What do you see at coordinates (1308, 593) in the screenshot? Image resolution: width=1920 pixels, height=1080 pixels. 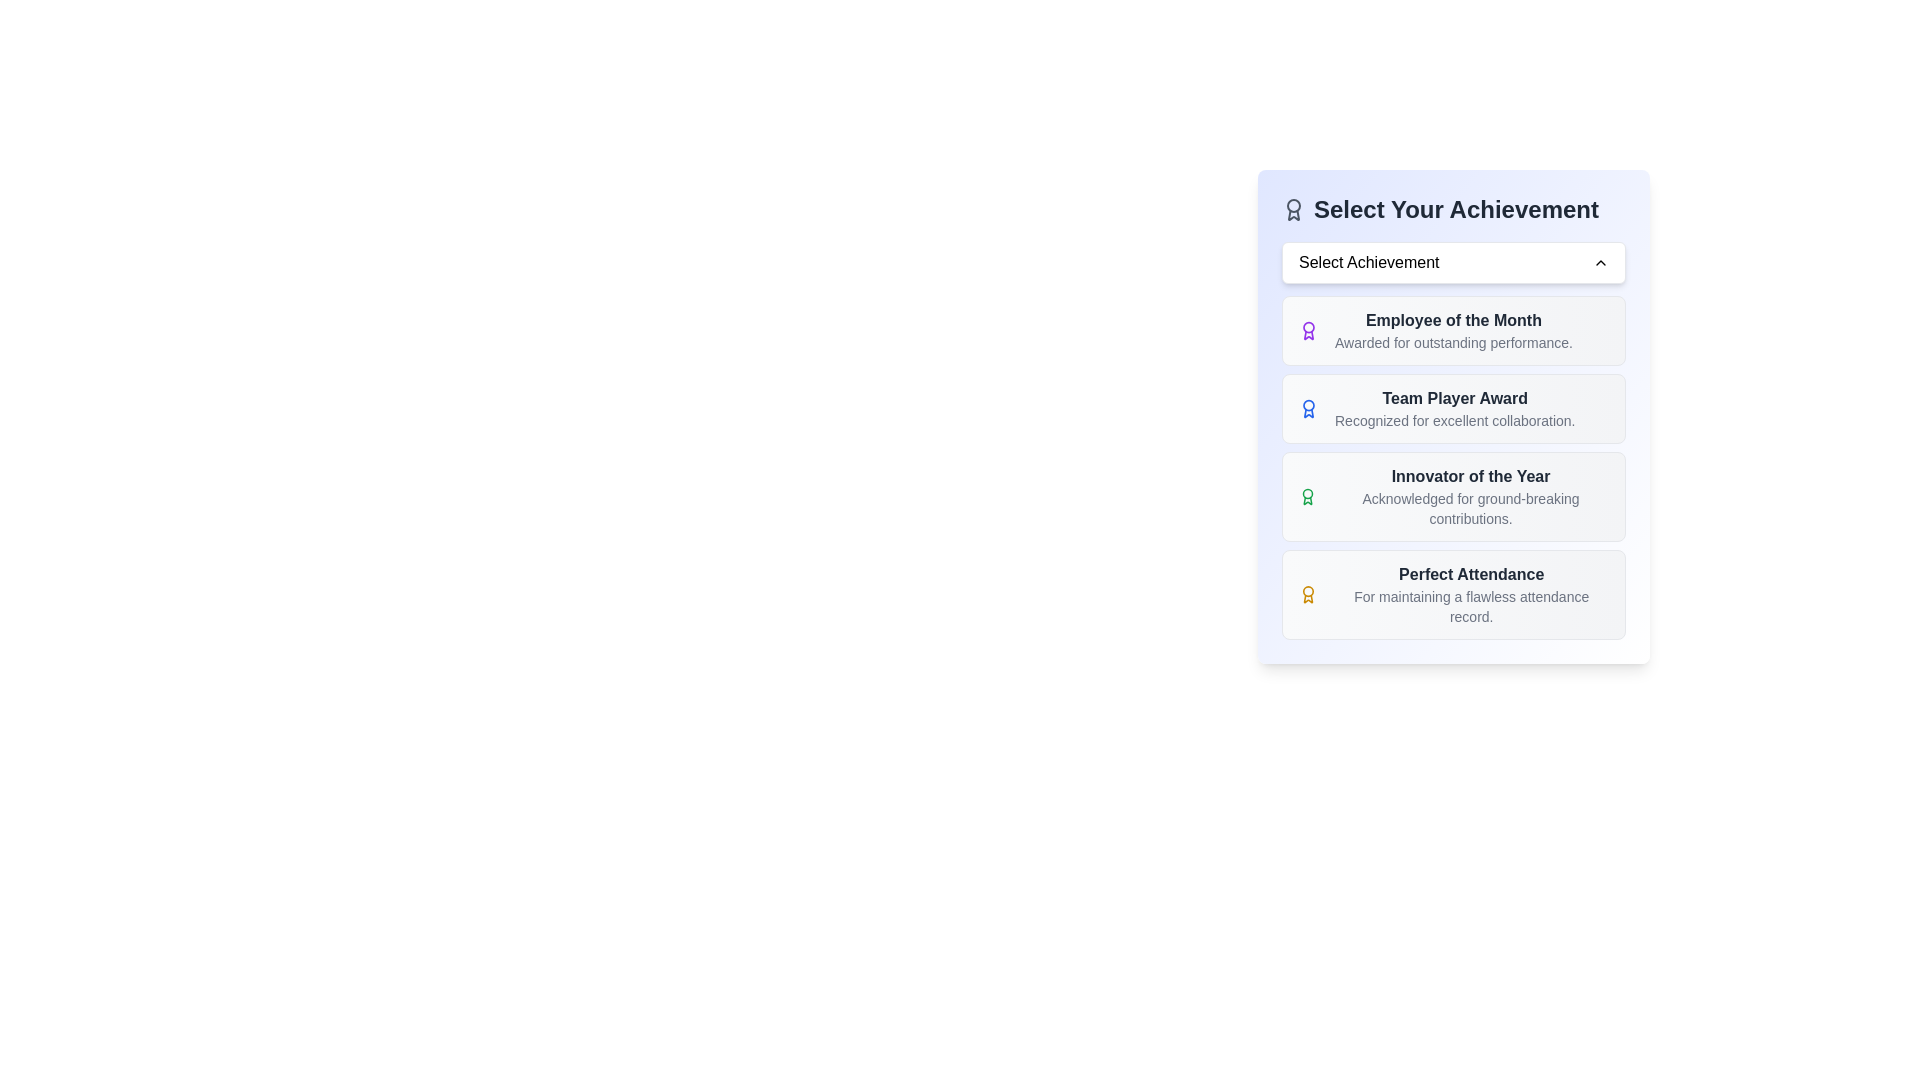 I see `the 'Perfect Attendance' achievement medal icon, which is located to the far left of the entry in the 'Select Your Achievement' section` at bounding box center [1308, 593].